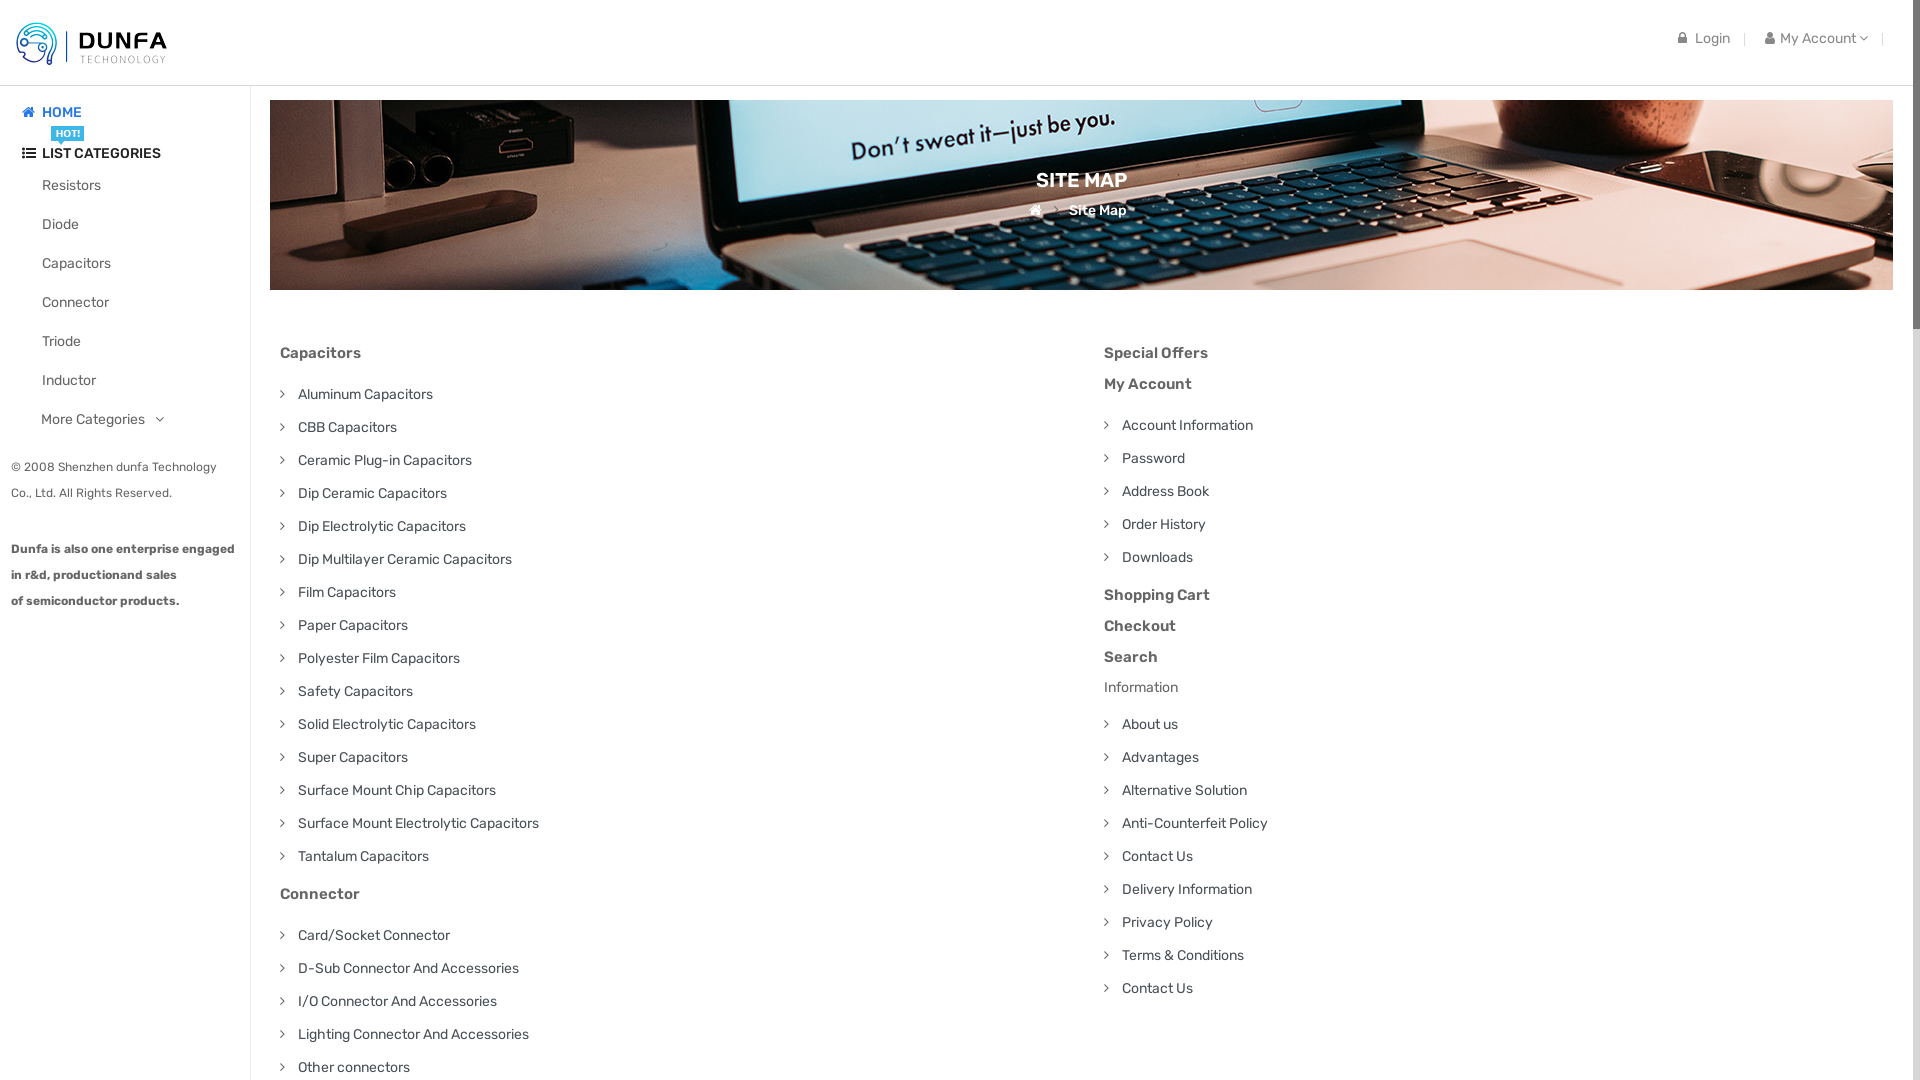  What do you see at coordinates (1816, 38) in the screenshot?
I see `'My Account'` at bounding box center [1816, 38].